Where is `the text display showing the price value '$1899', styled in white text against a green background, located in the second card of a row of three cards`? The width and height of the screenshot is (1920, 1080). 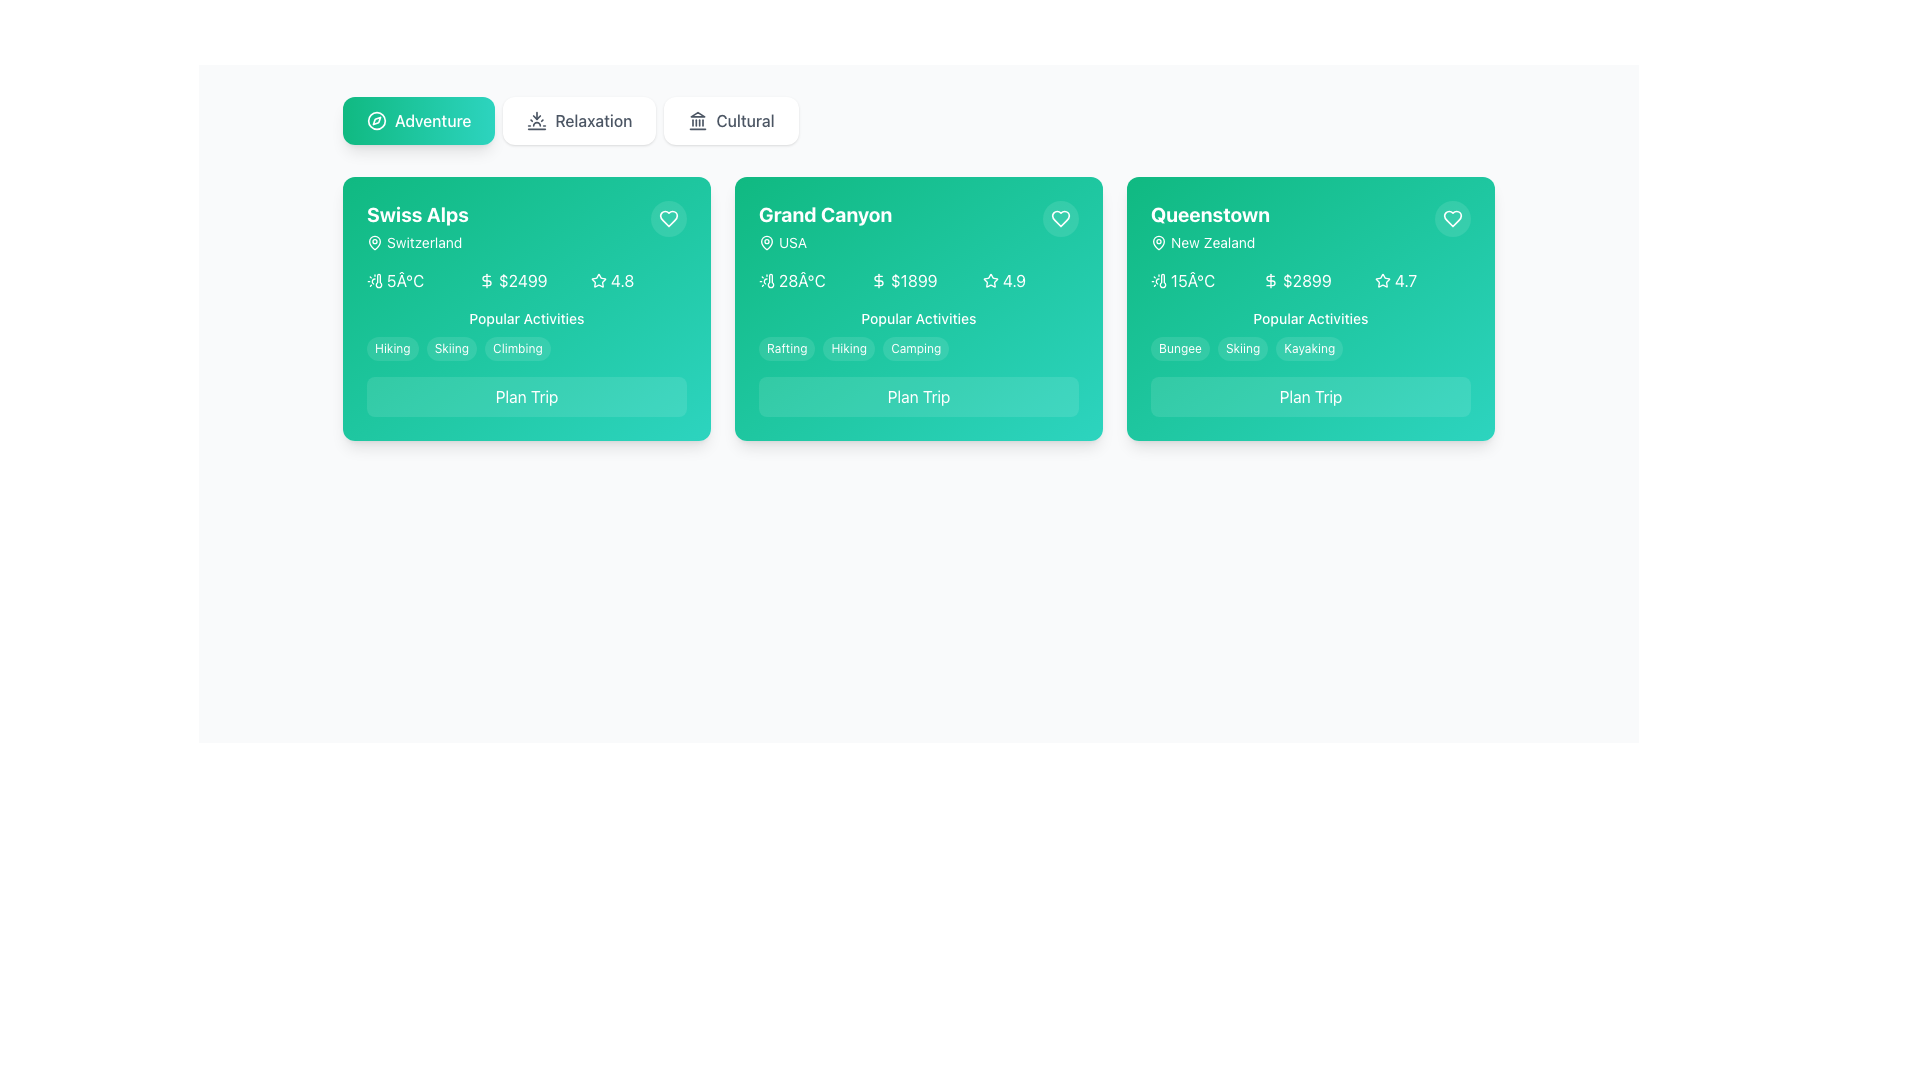 the text display showing the price value '$1899', styled in white text against a green background, located in the second card of a row of three cards is located at coordinates (913, 281).